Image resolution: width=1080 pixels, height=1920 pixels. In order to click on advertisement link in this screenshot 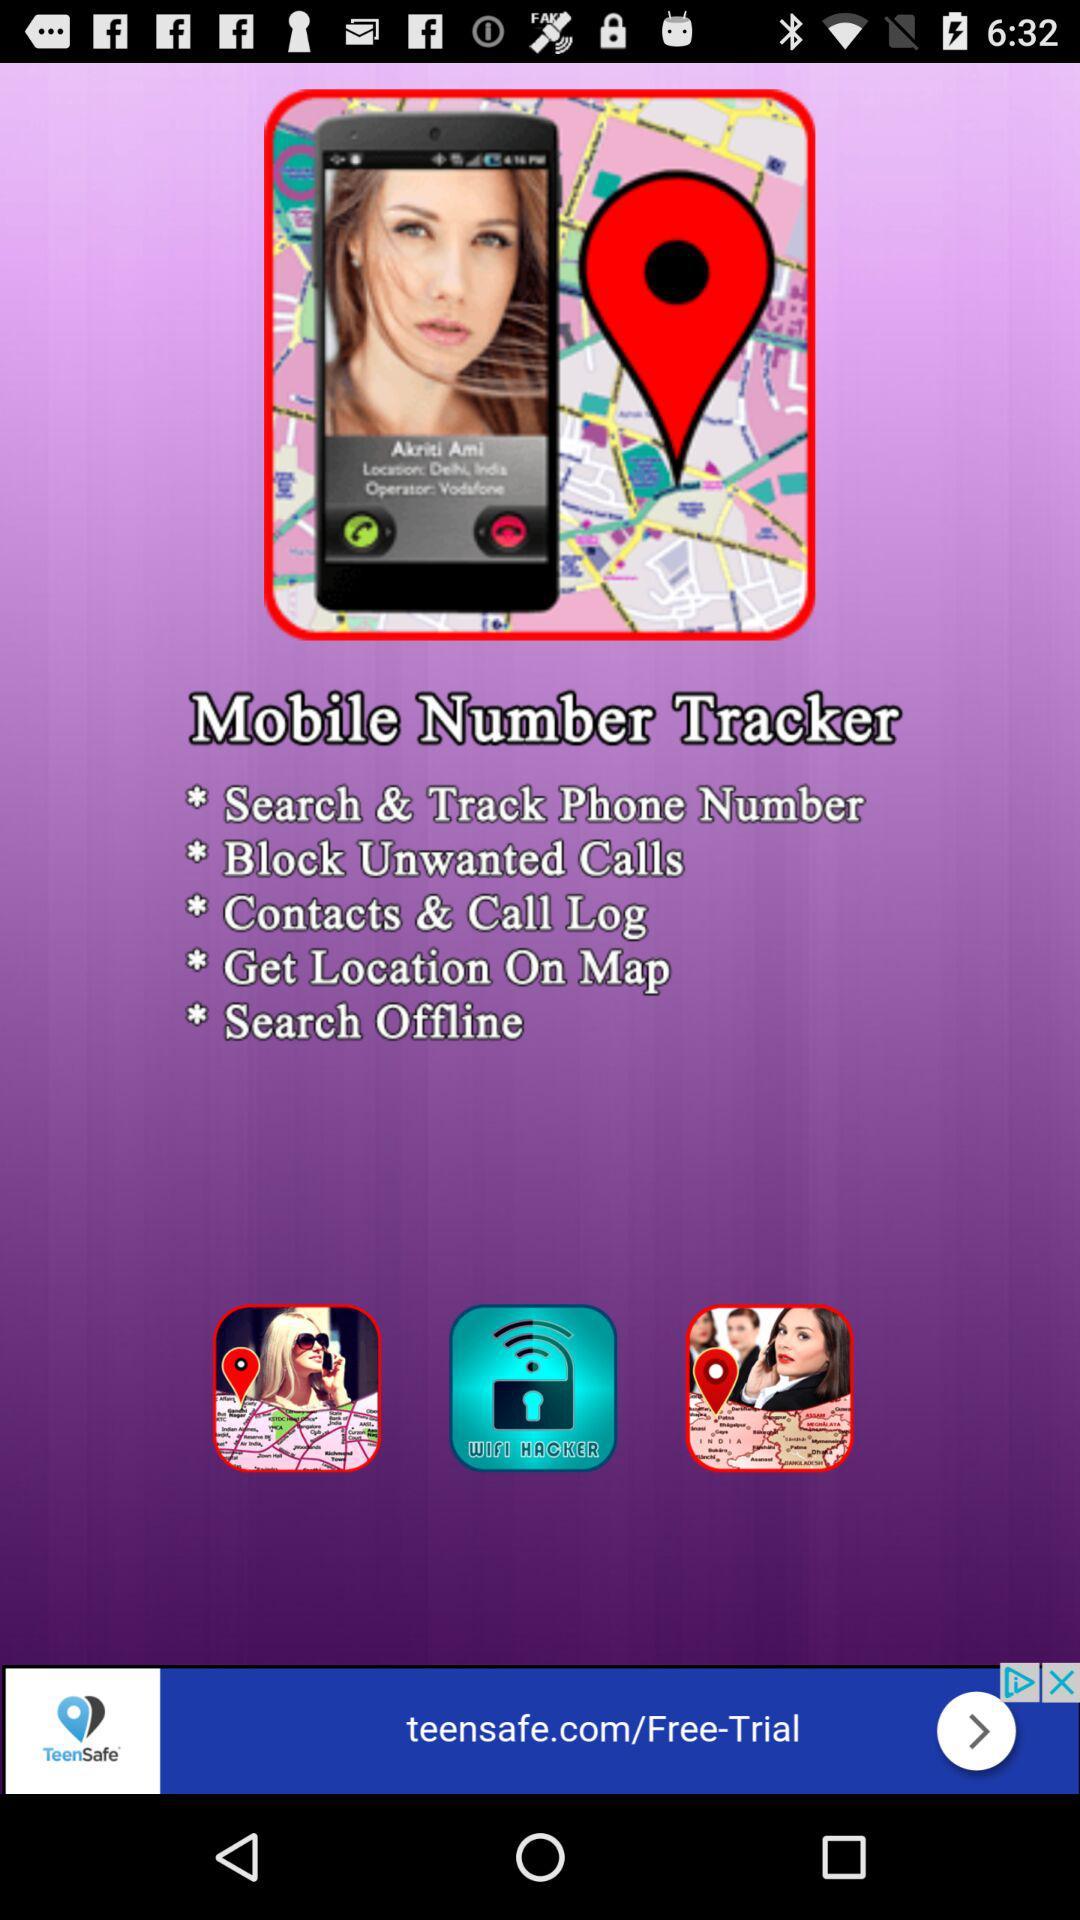, I will do `click(540, 1727)`.